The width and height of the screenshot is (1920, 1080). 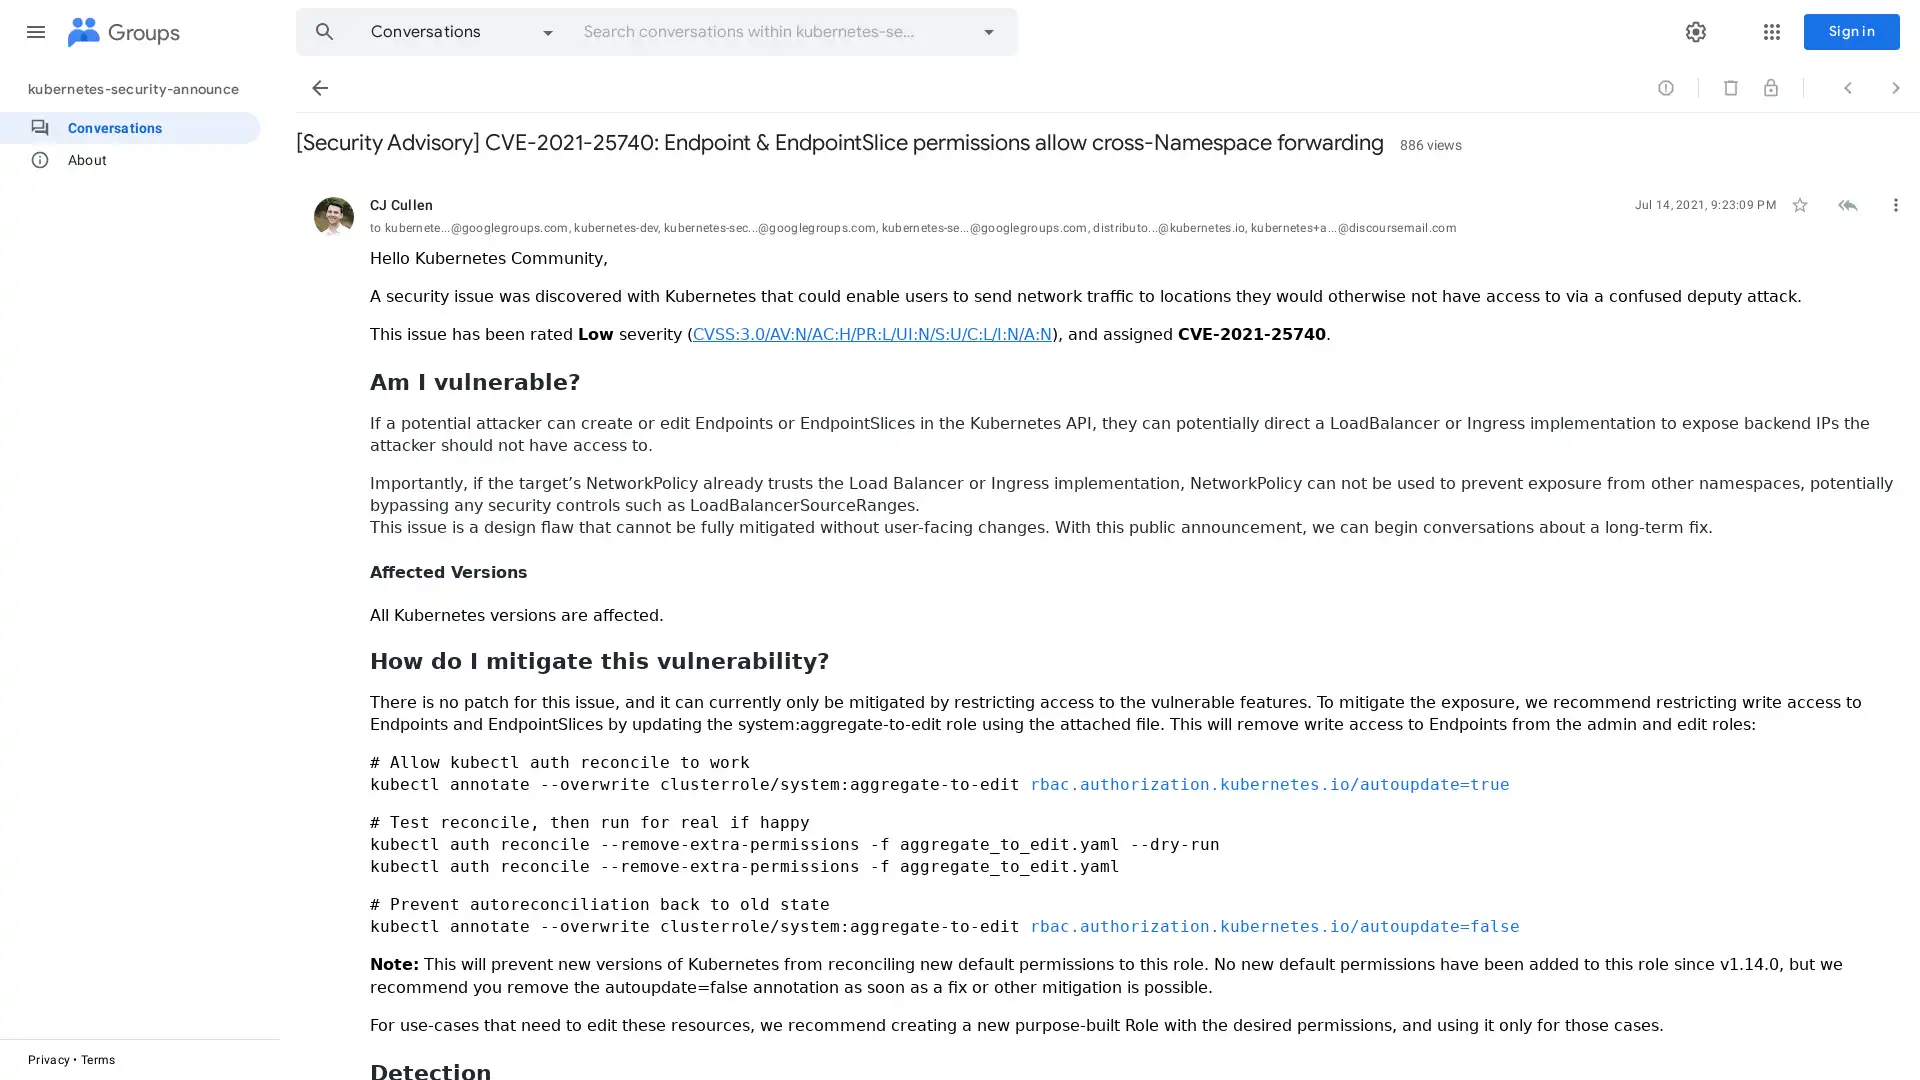 What do you see at coordinates (1771, 87) in the screenshot?
I see `You need the content moderator permission to lock conversations` at bounding box center [1771, 87].